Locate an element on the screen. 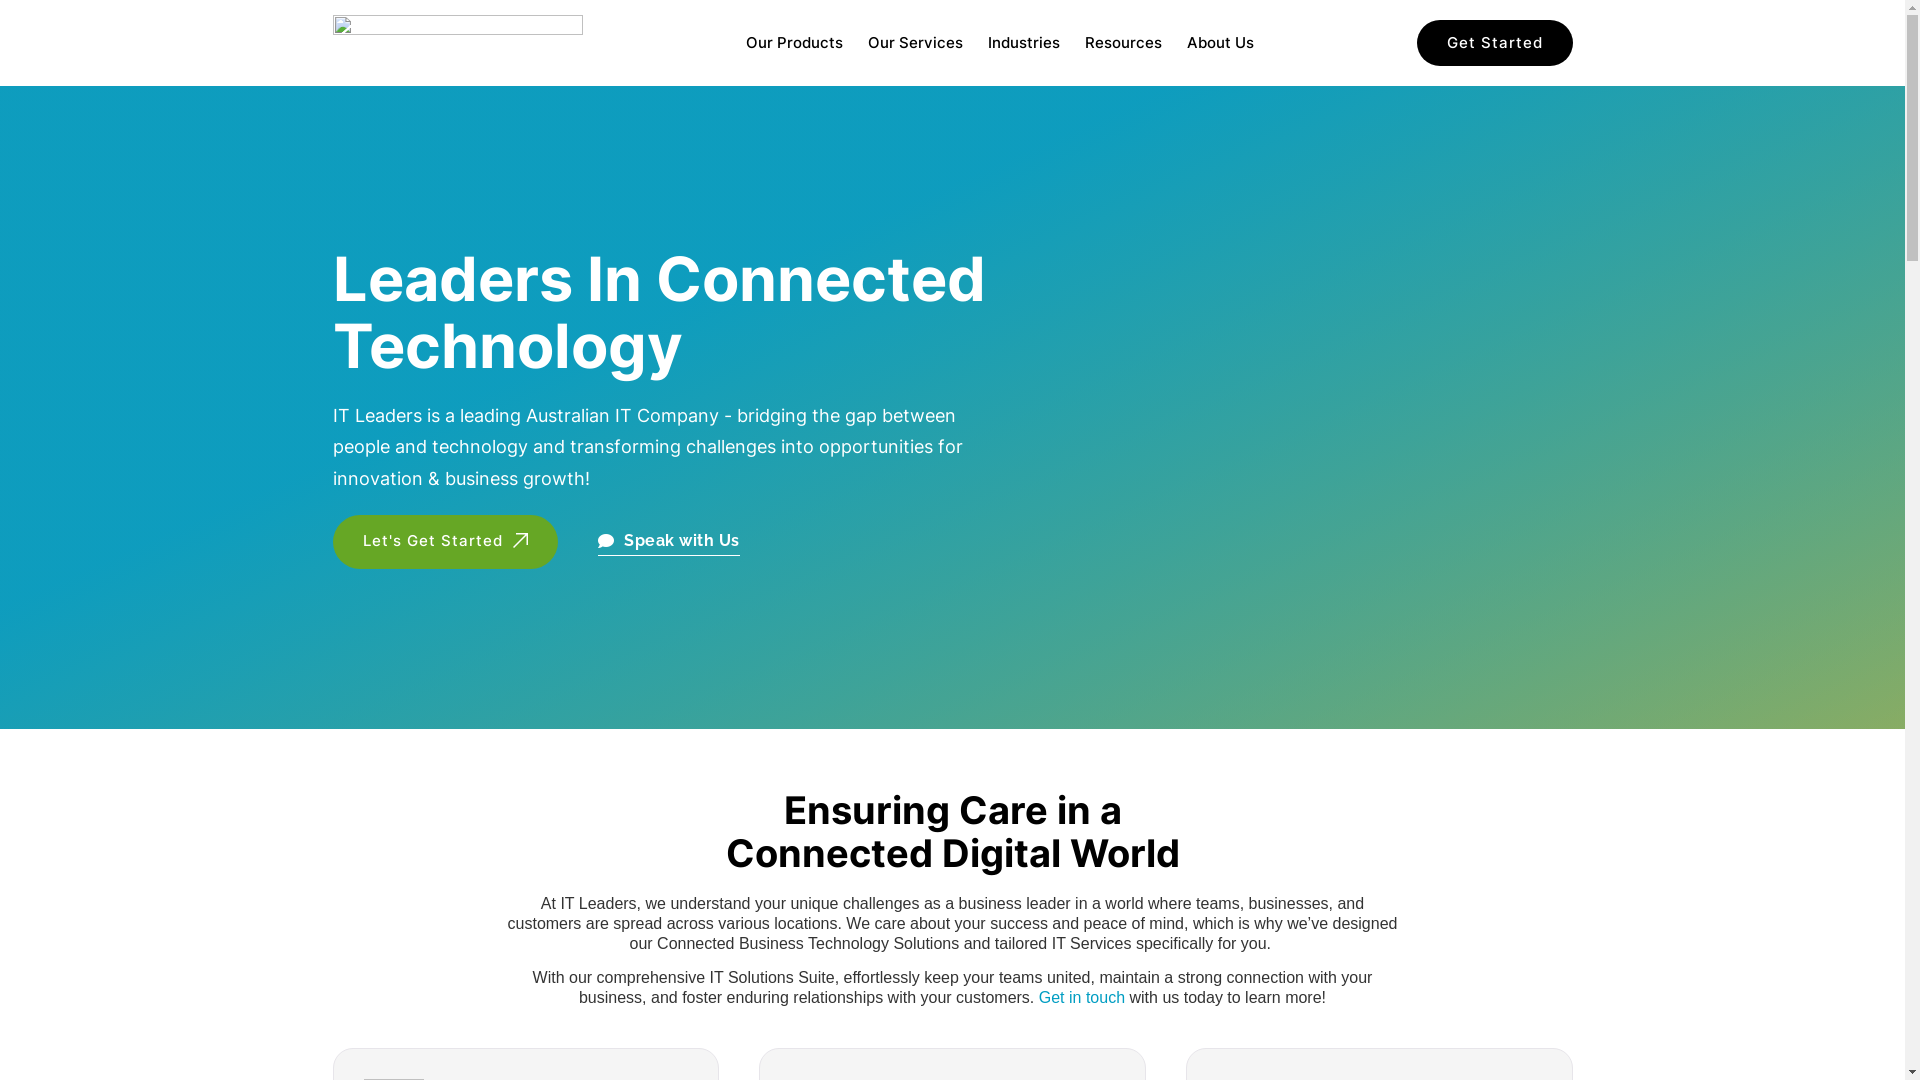 This screenshot has width=1920, height=1080. 'Get Started' is located at coordinates (1493, 43).